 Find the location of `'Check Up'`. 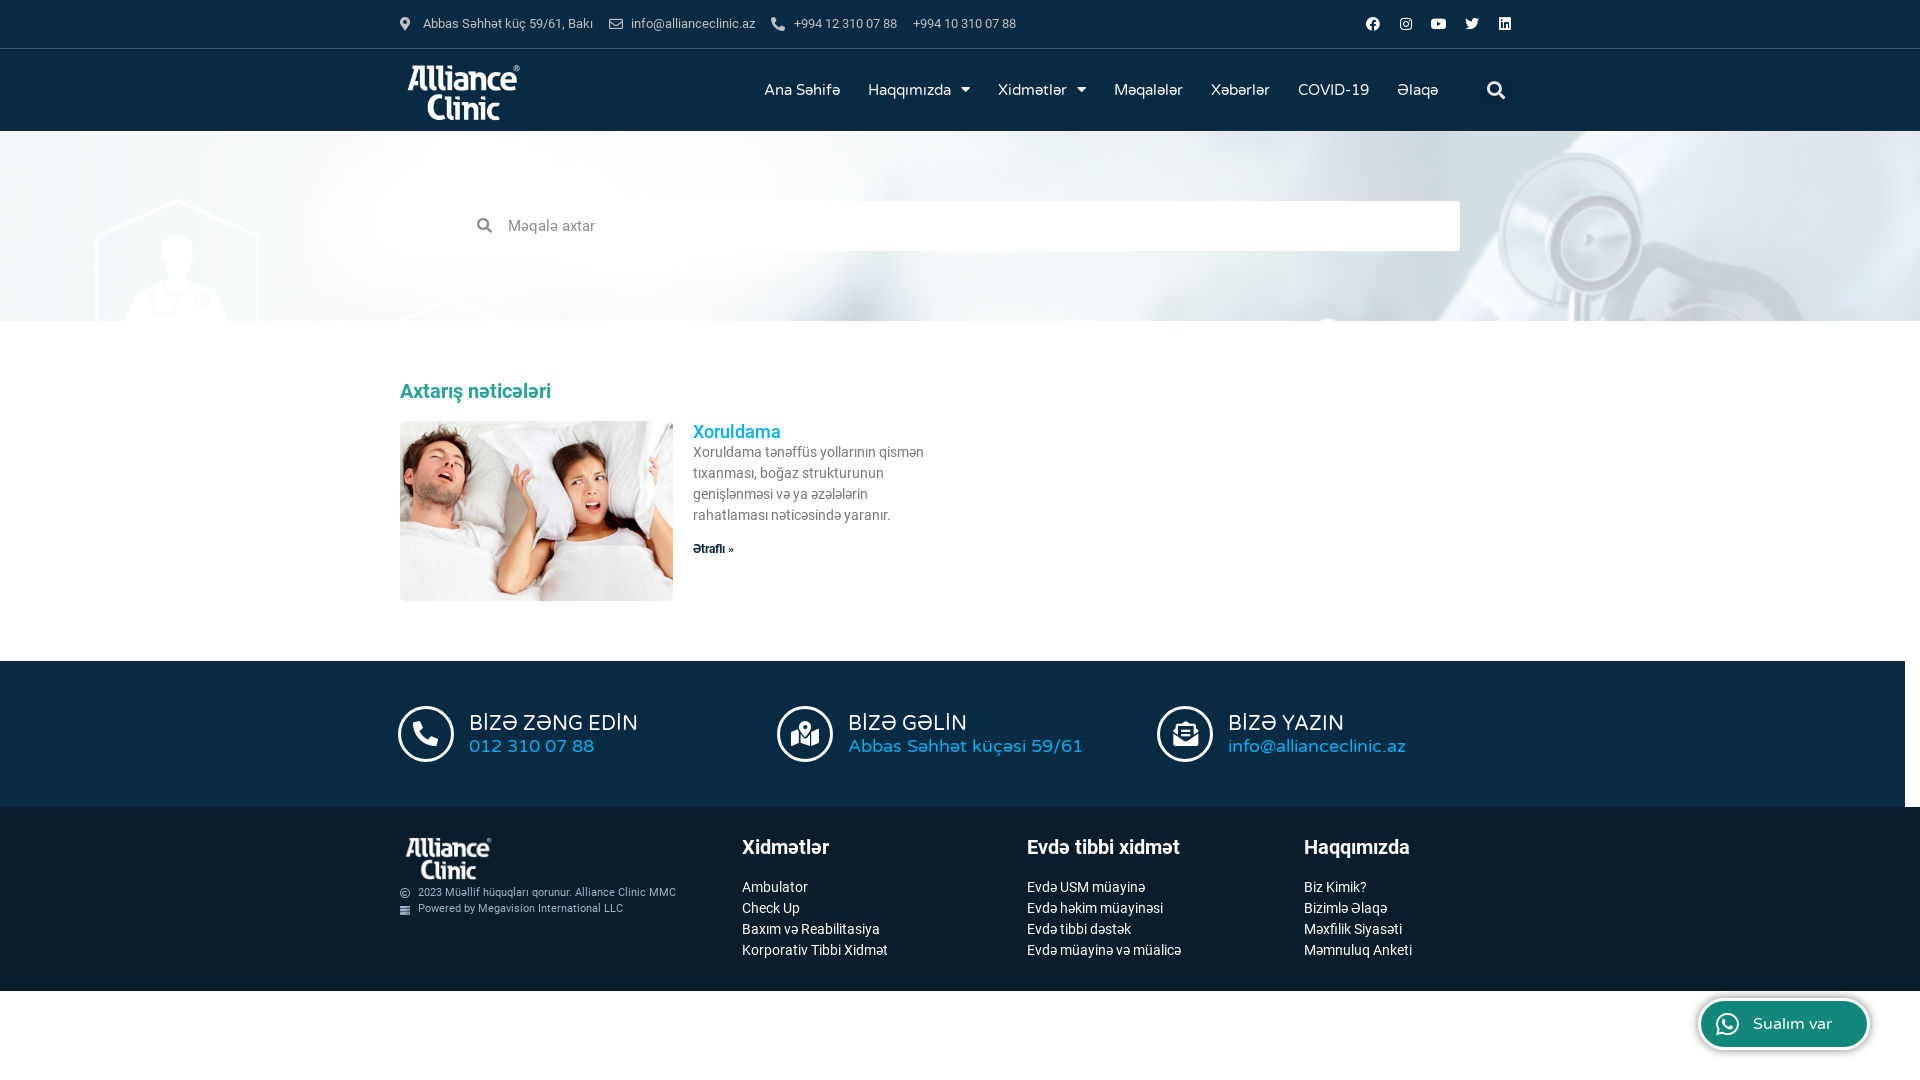

'Check Up' is located at coordinates (741, 908).